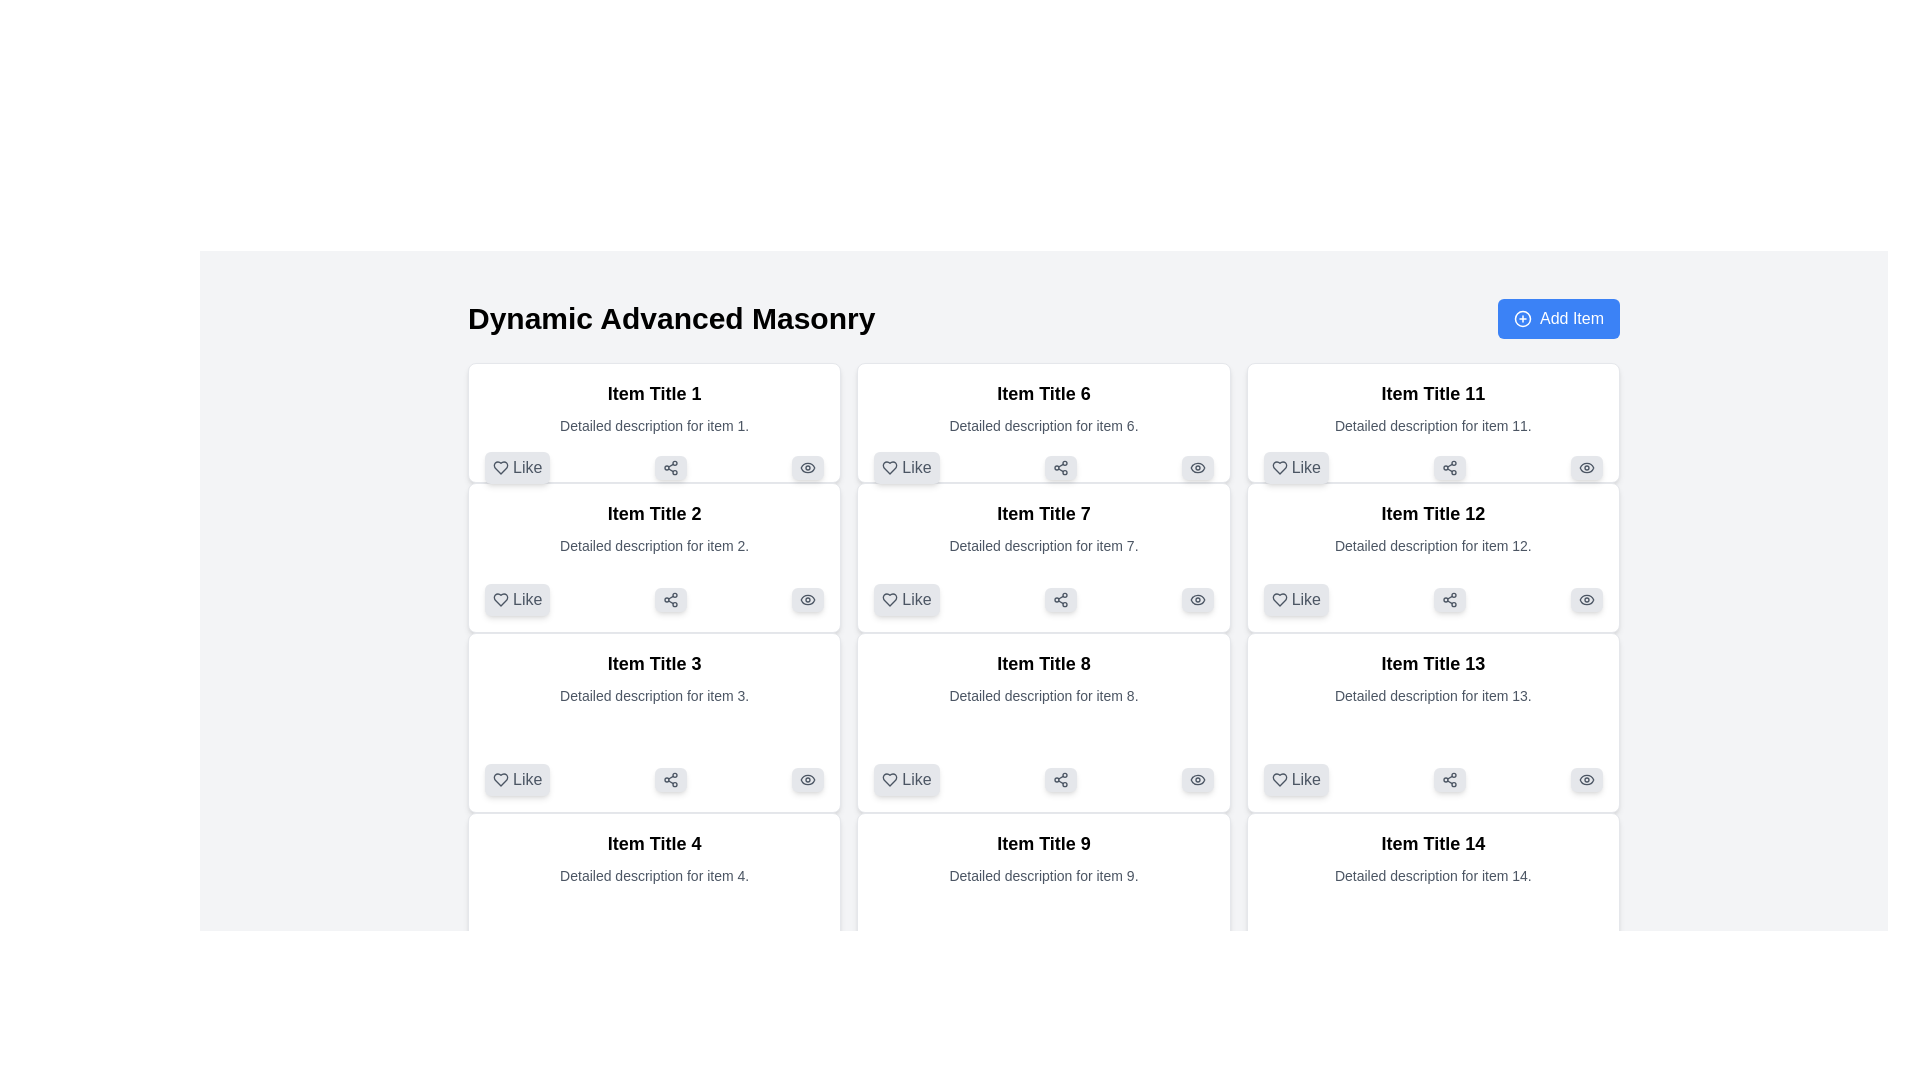 This screenshot has height=1080, width=1920. What do you see at coordinates (517, 778) in the screenshot?
I see `the 'like' button located in the bottom-left corner of the card labeled 'Item Title 3' to express approval for the associated content` at bounding box center [517, 778].